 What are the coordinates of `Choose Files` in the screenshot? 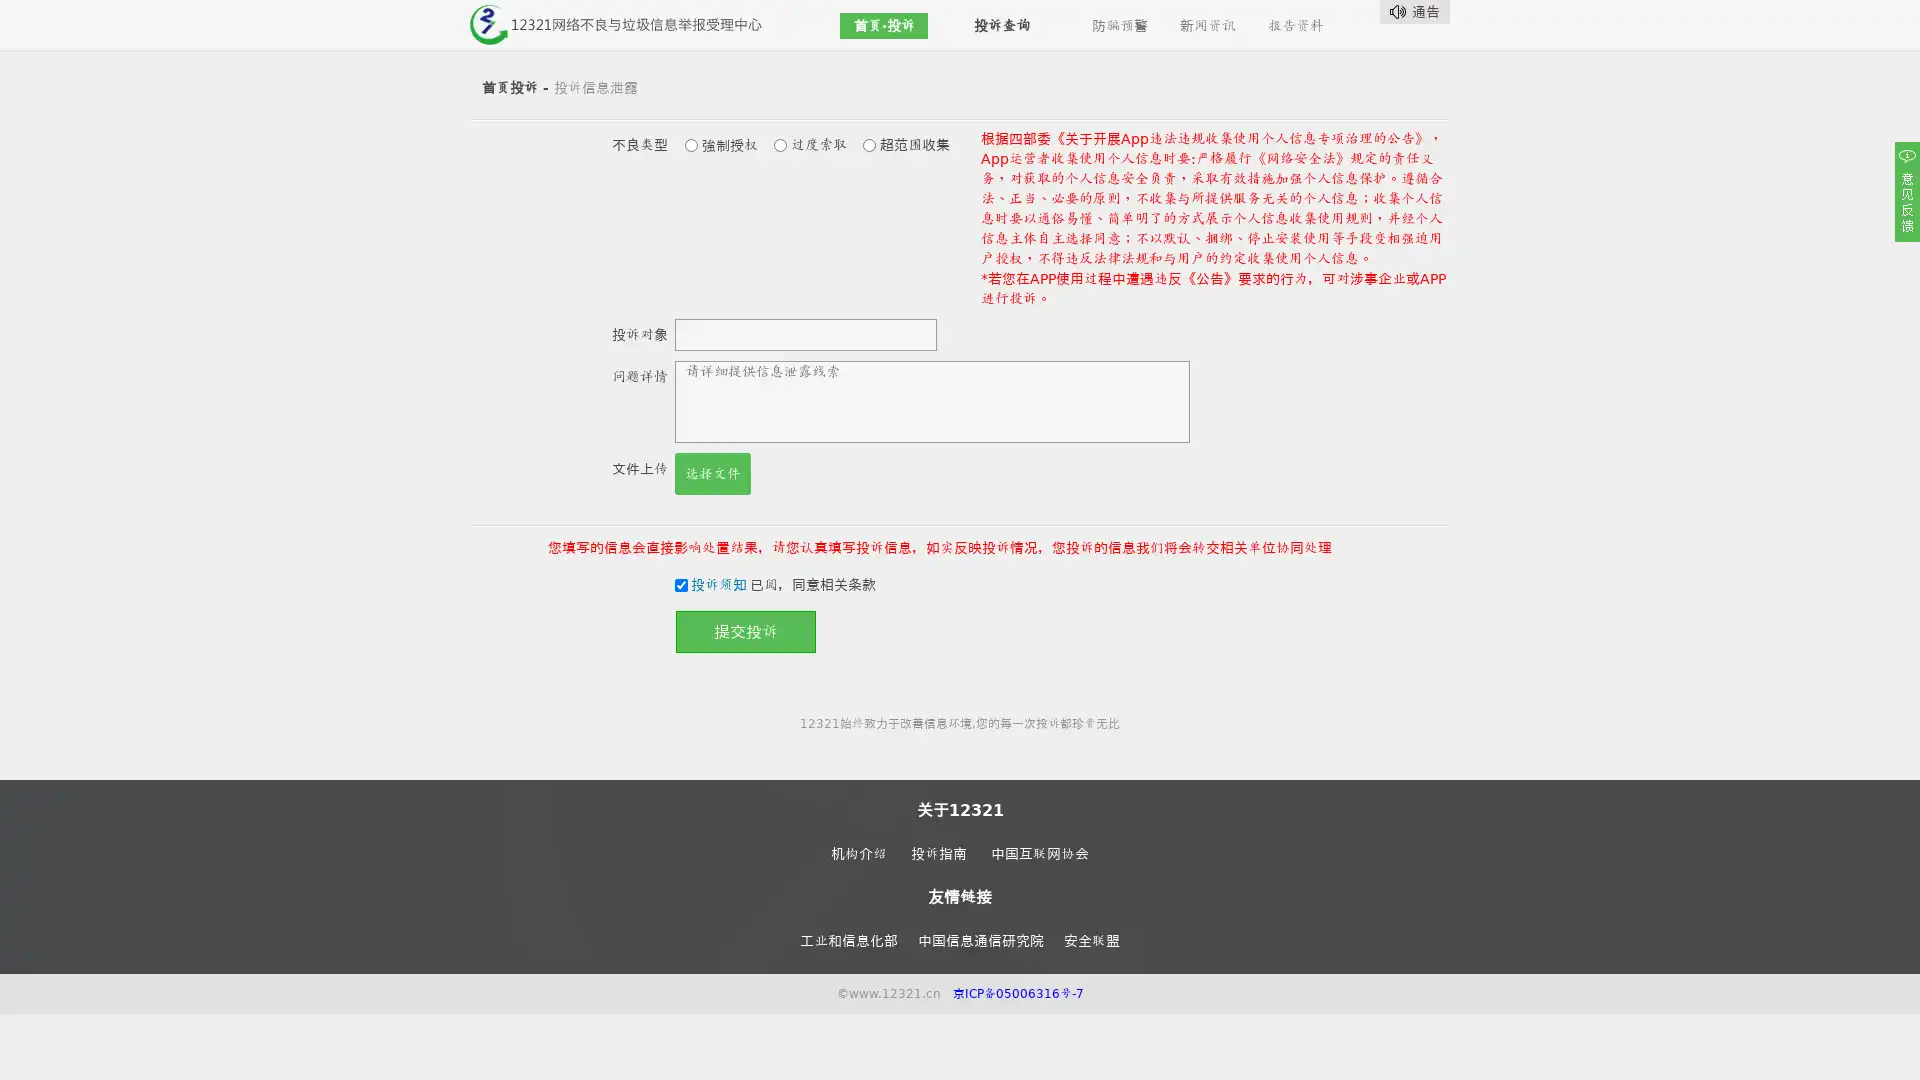 It's located at (725, 463).